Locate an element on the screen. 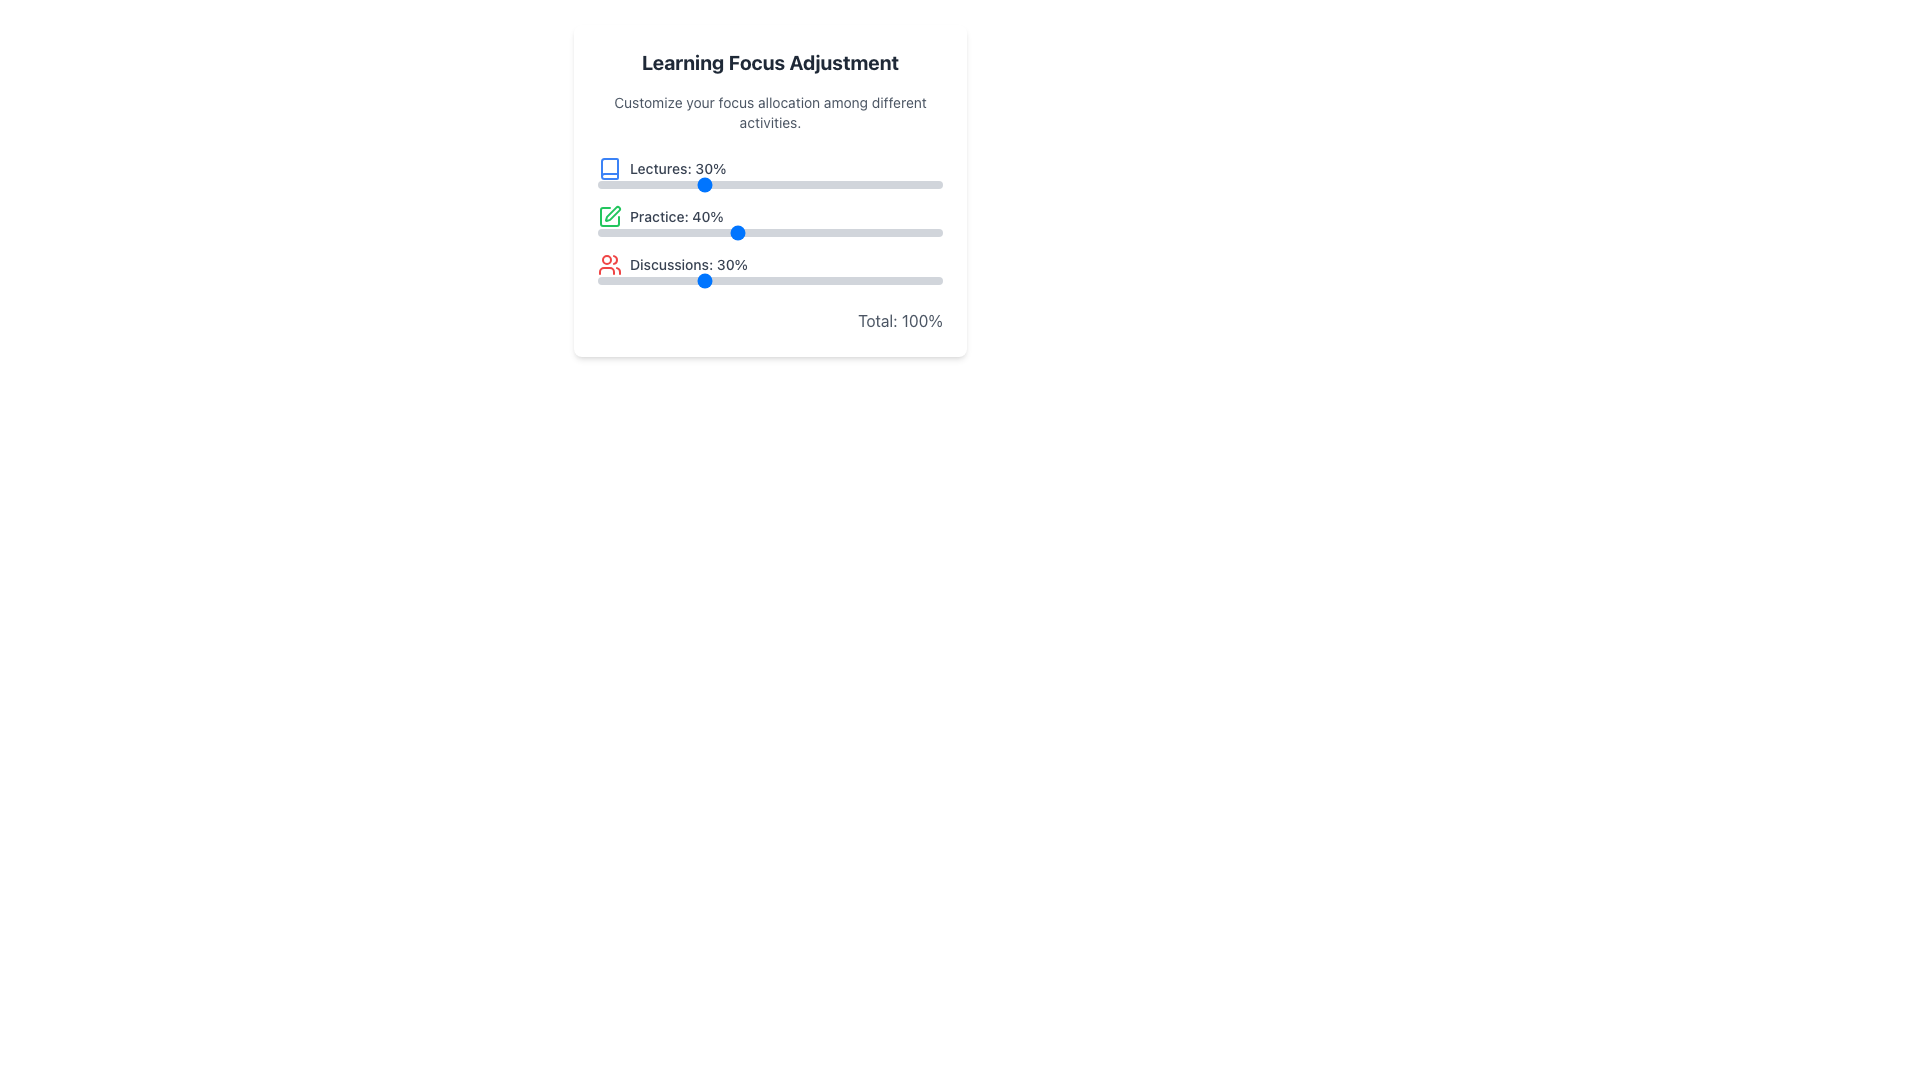  the 'Practice' slider is located at coordinates (769, 231).